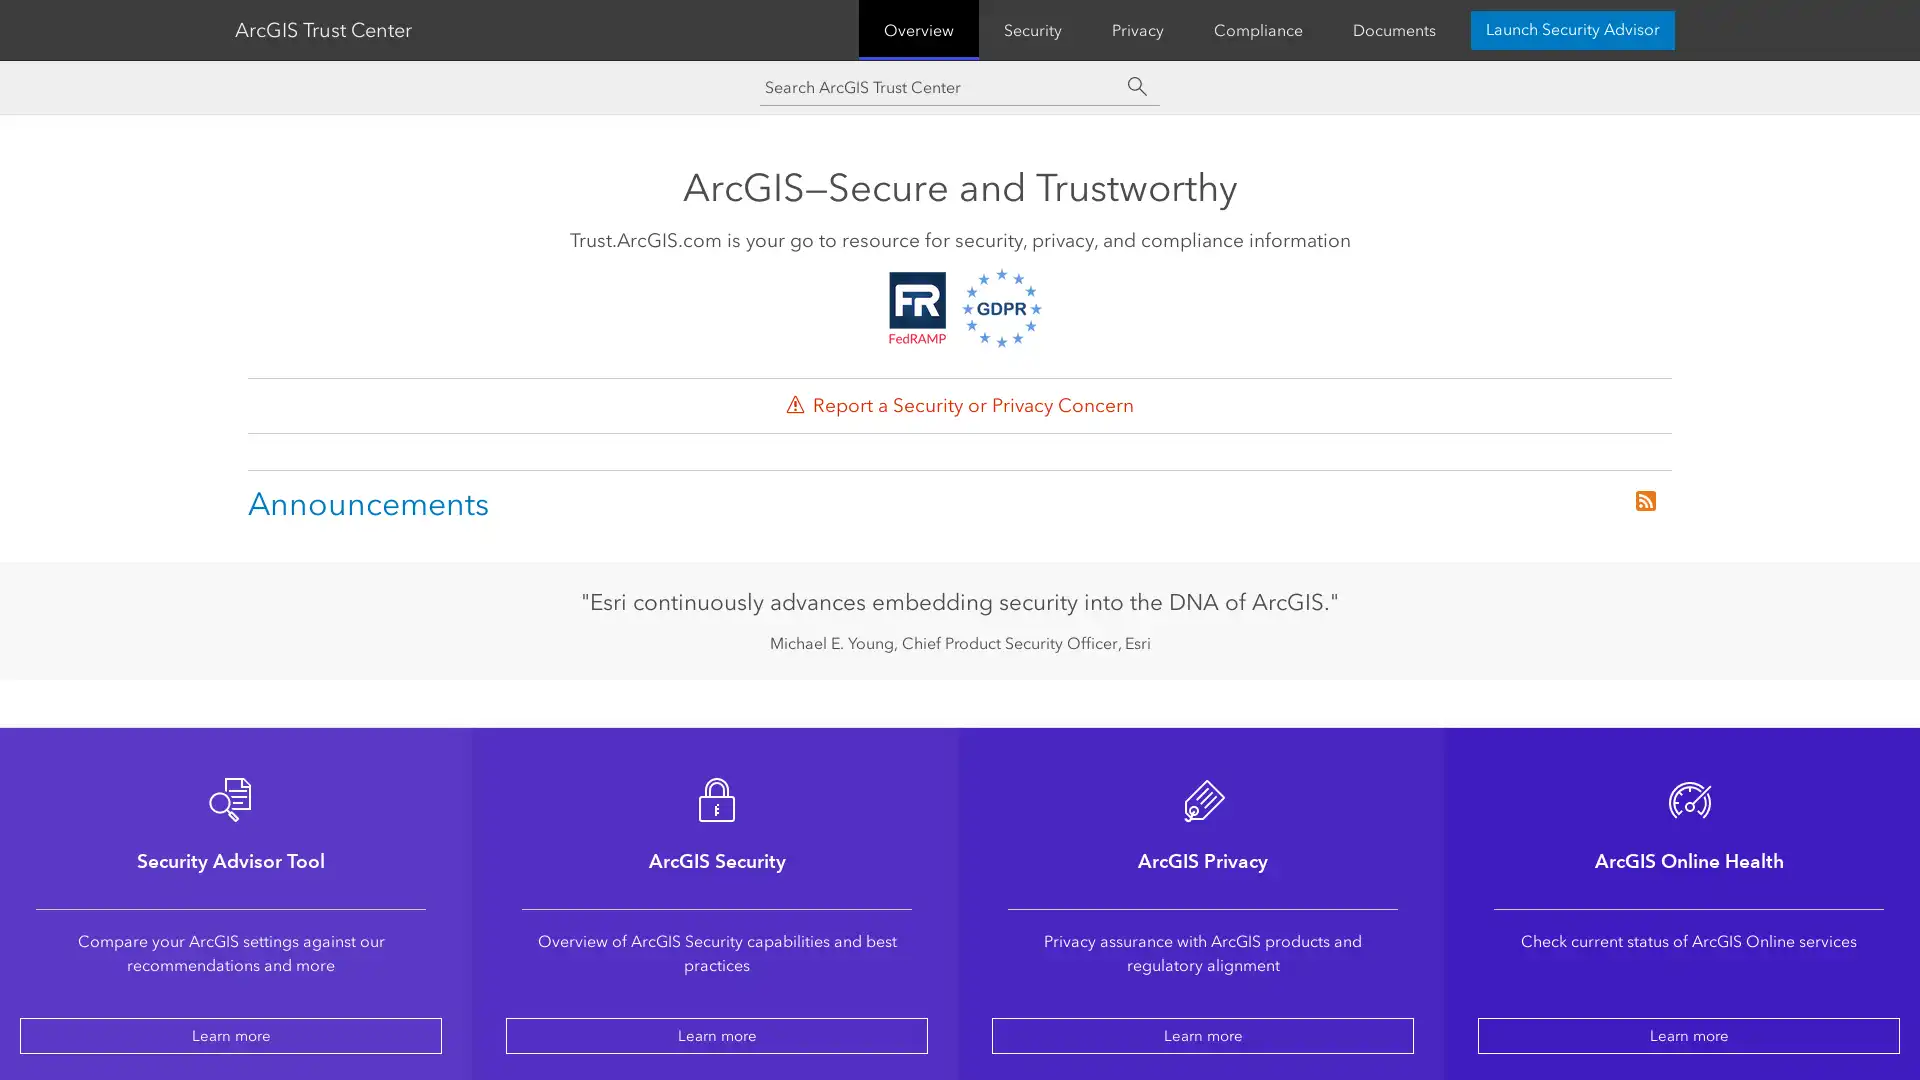 Image resolution: width=1920 pixels, height=1080 pixels. What do you see at coordinates (1137, 141) in the screenshot?
I see `Search` at bounding box center [1137, 141].